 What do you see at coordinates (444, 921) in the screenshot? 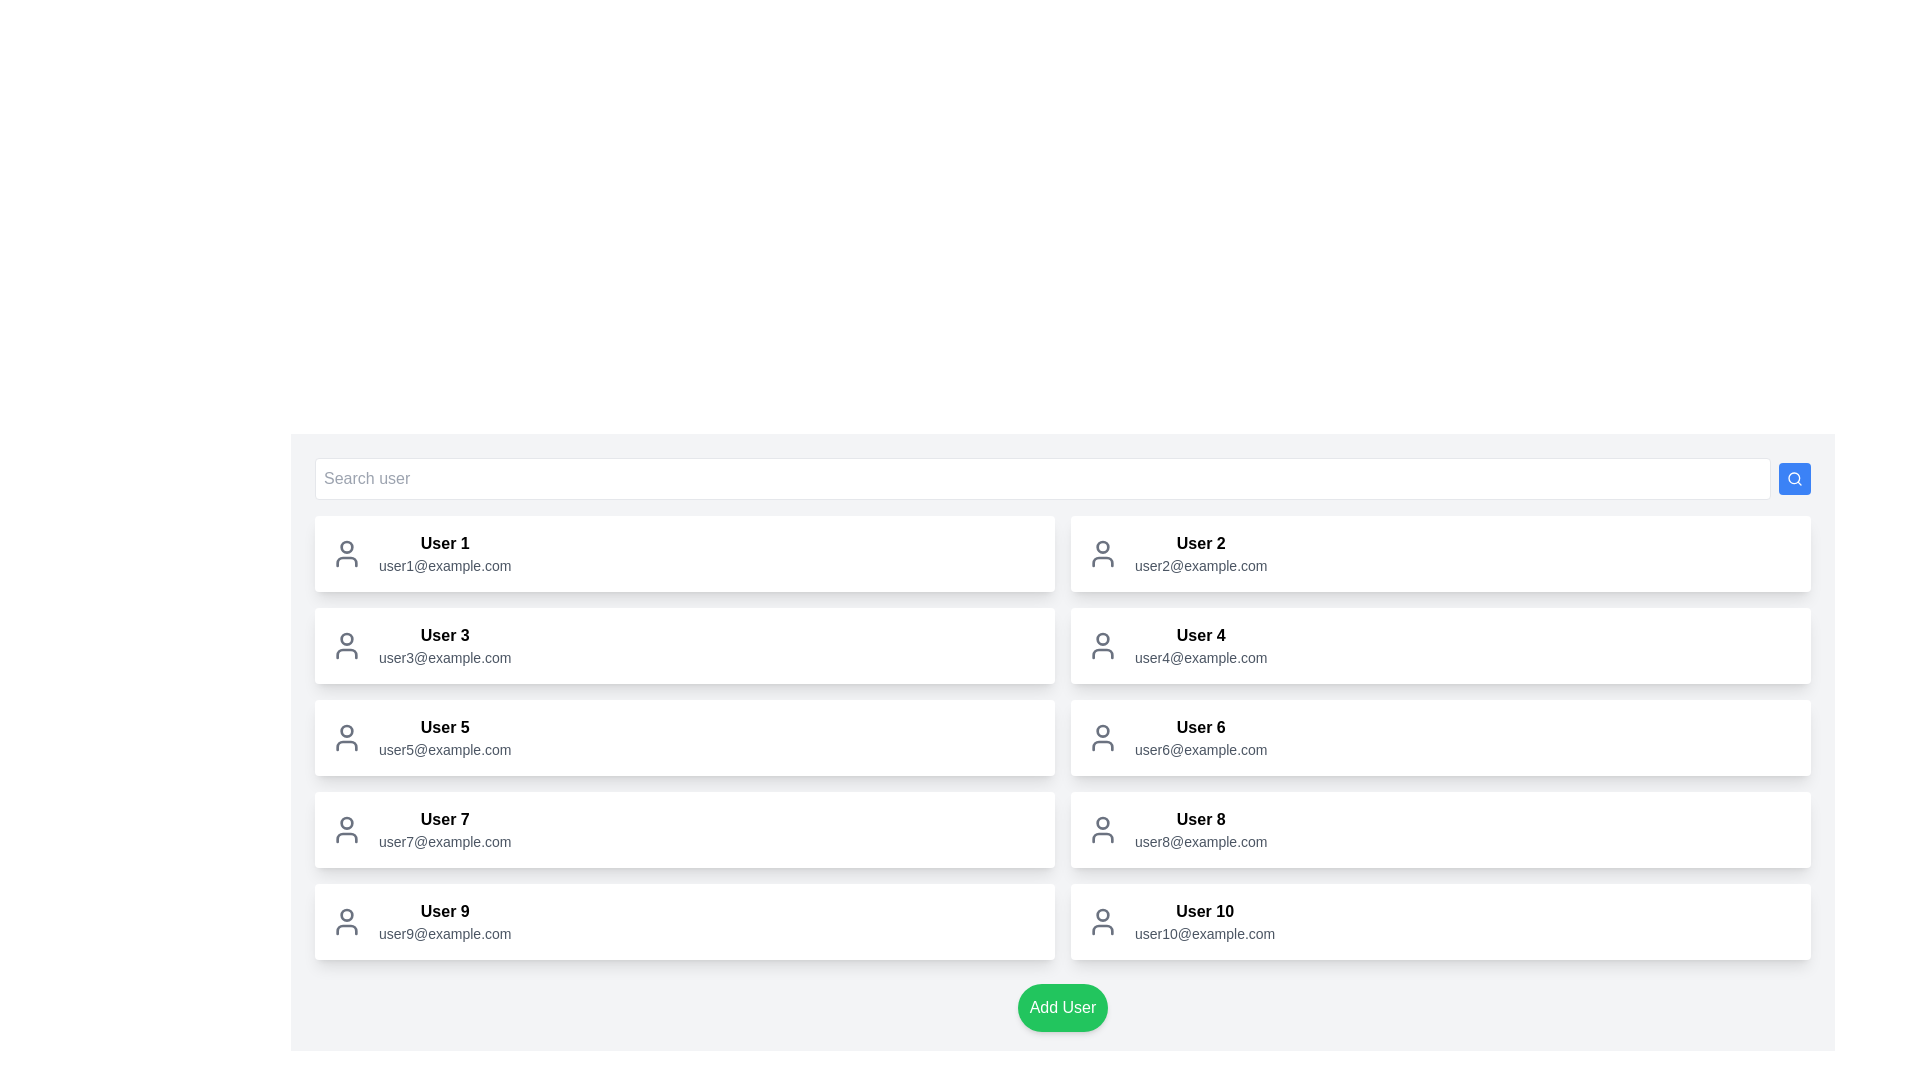
I see `the text display component that represents the user's identity and contact information, located in the bottom-left corner of the grid layout` at bounding box center [444, 921].